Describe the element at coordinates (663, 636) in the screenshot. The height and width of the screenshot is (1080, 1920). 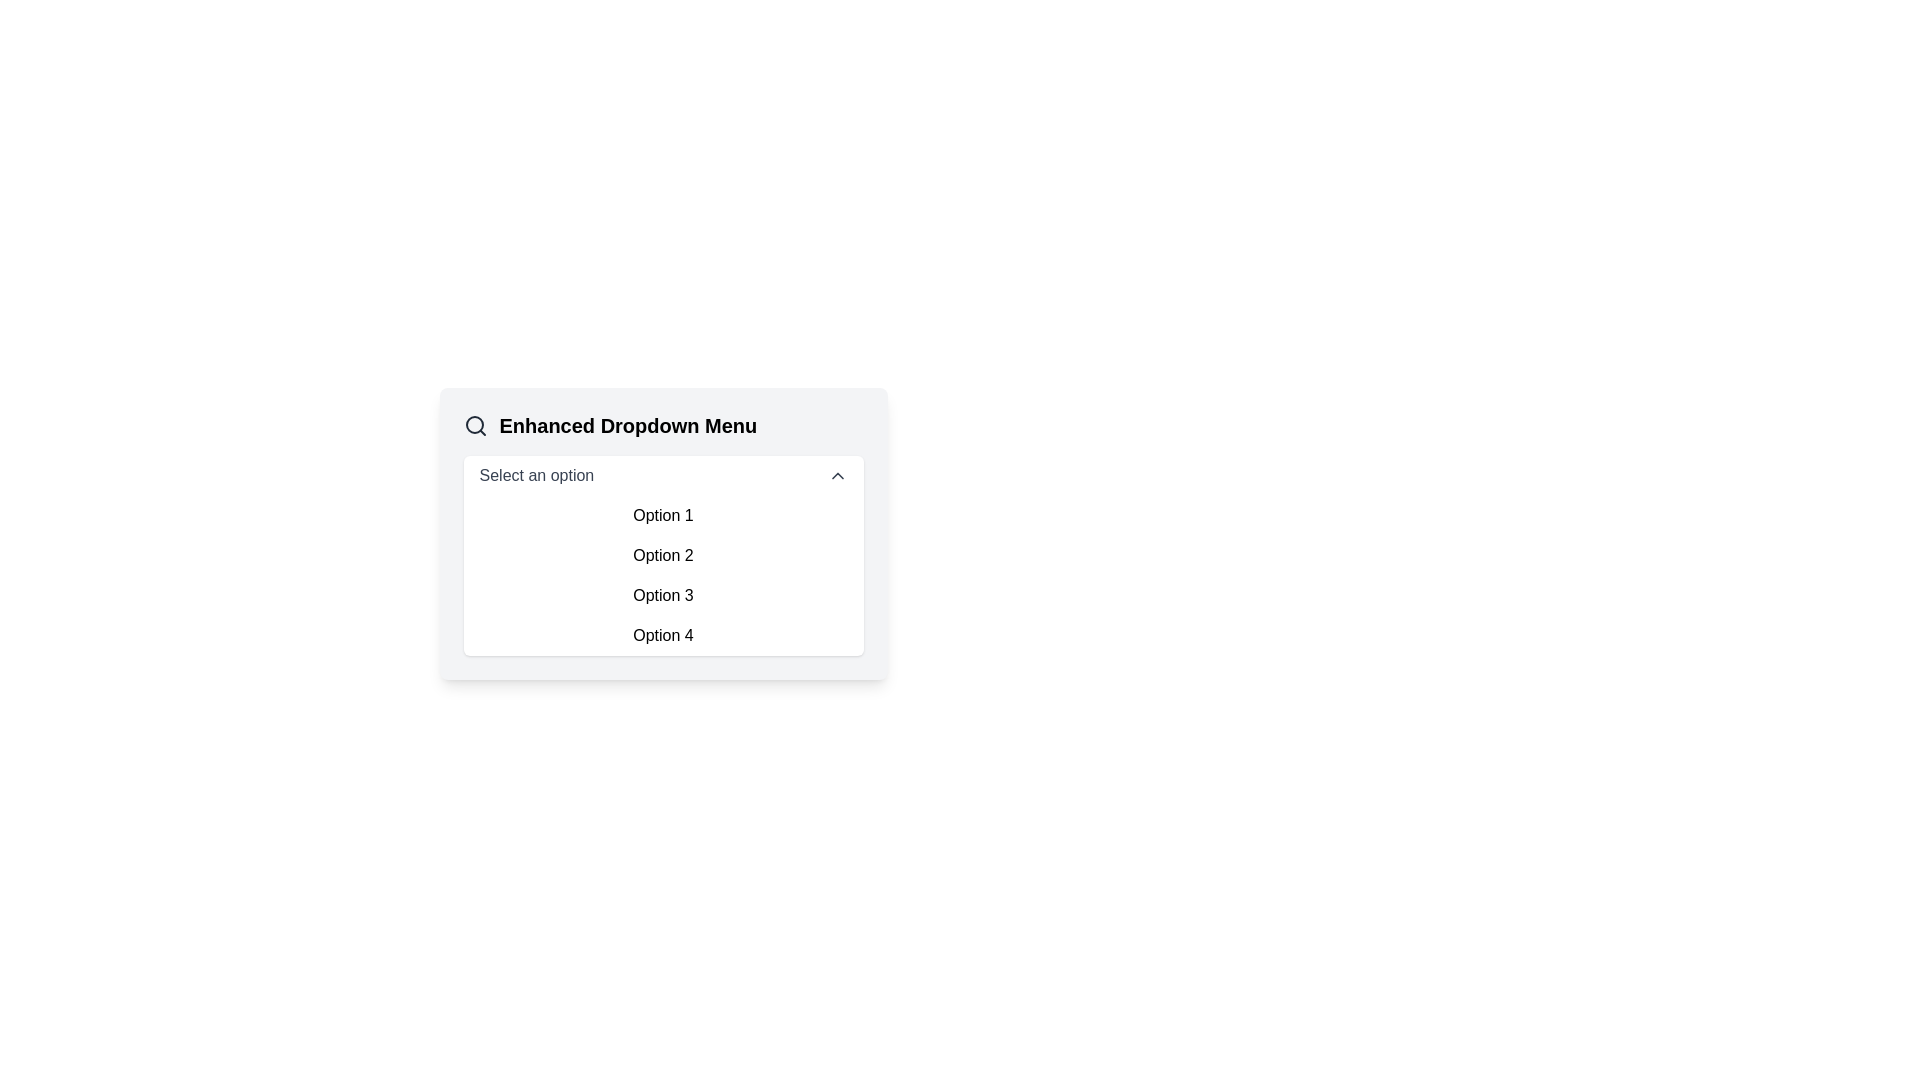
I see `the fourth option in the dropdown menu` at that location.